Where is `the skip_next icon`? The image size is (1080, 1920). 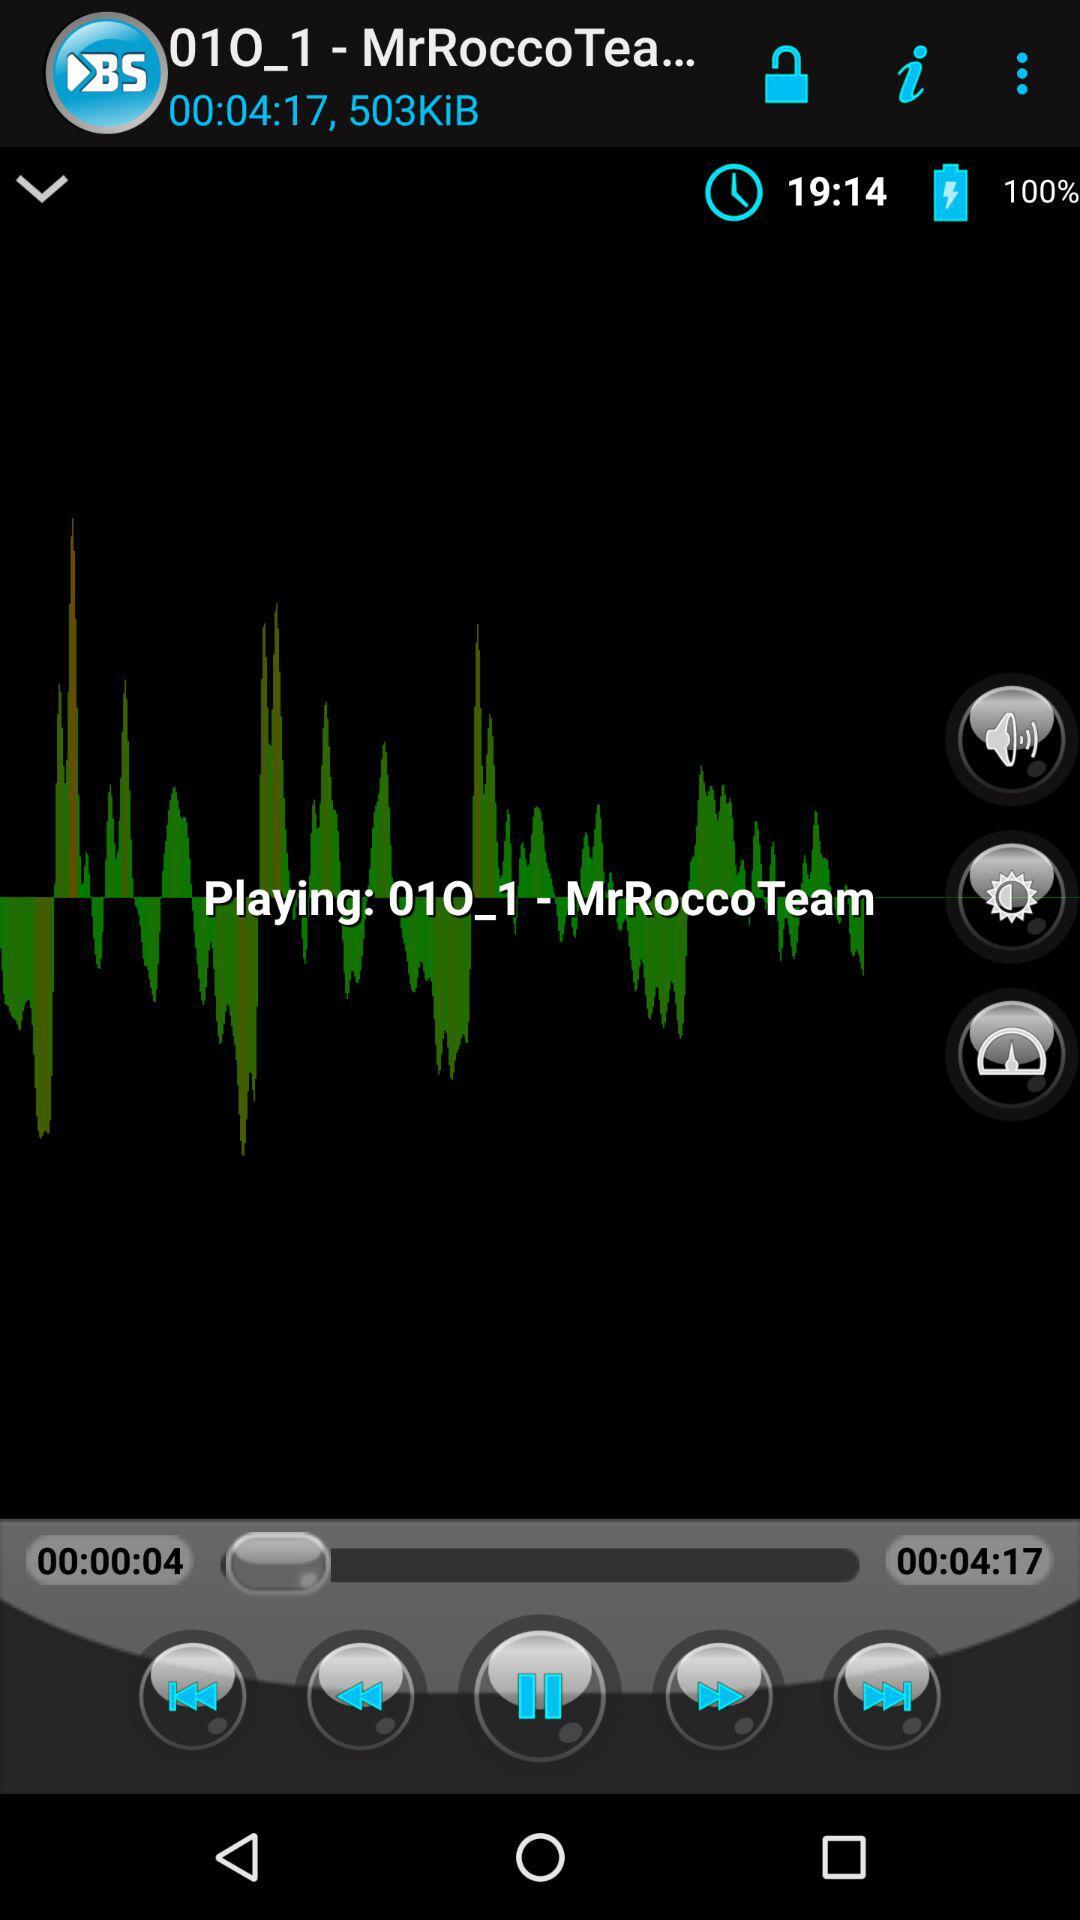 the skip_next icon is located at coordinates (886, 1695).